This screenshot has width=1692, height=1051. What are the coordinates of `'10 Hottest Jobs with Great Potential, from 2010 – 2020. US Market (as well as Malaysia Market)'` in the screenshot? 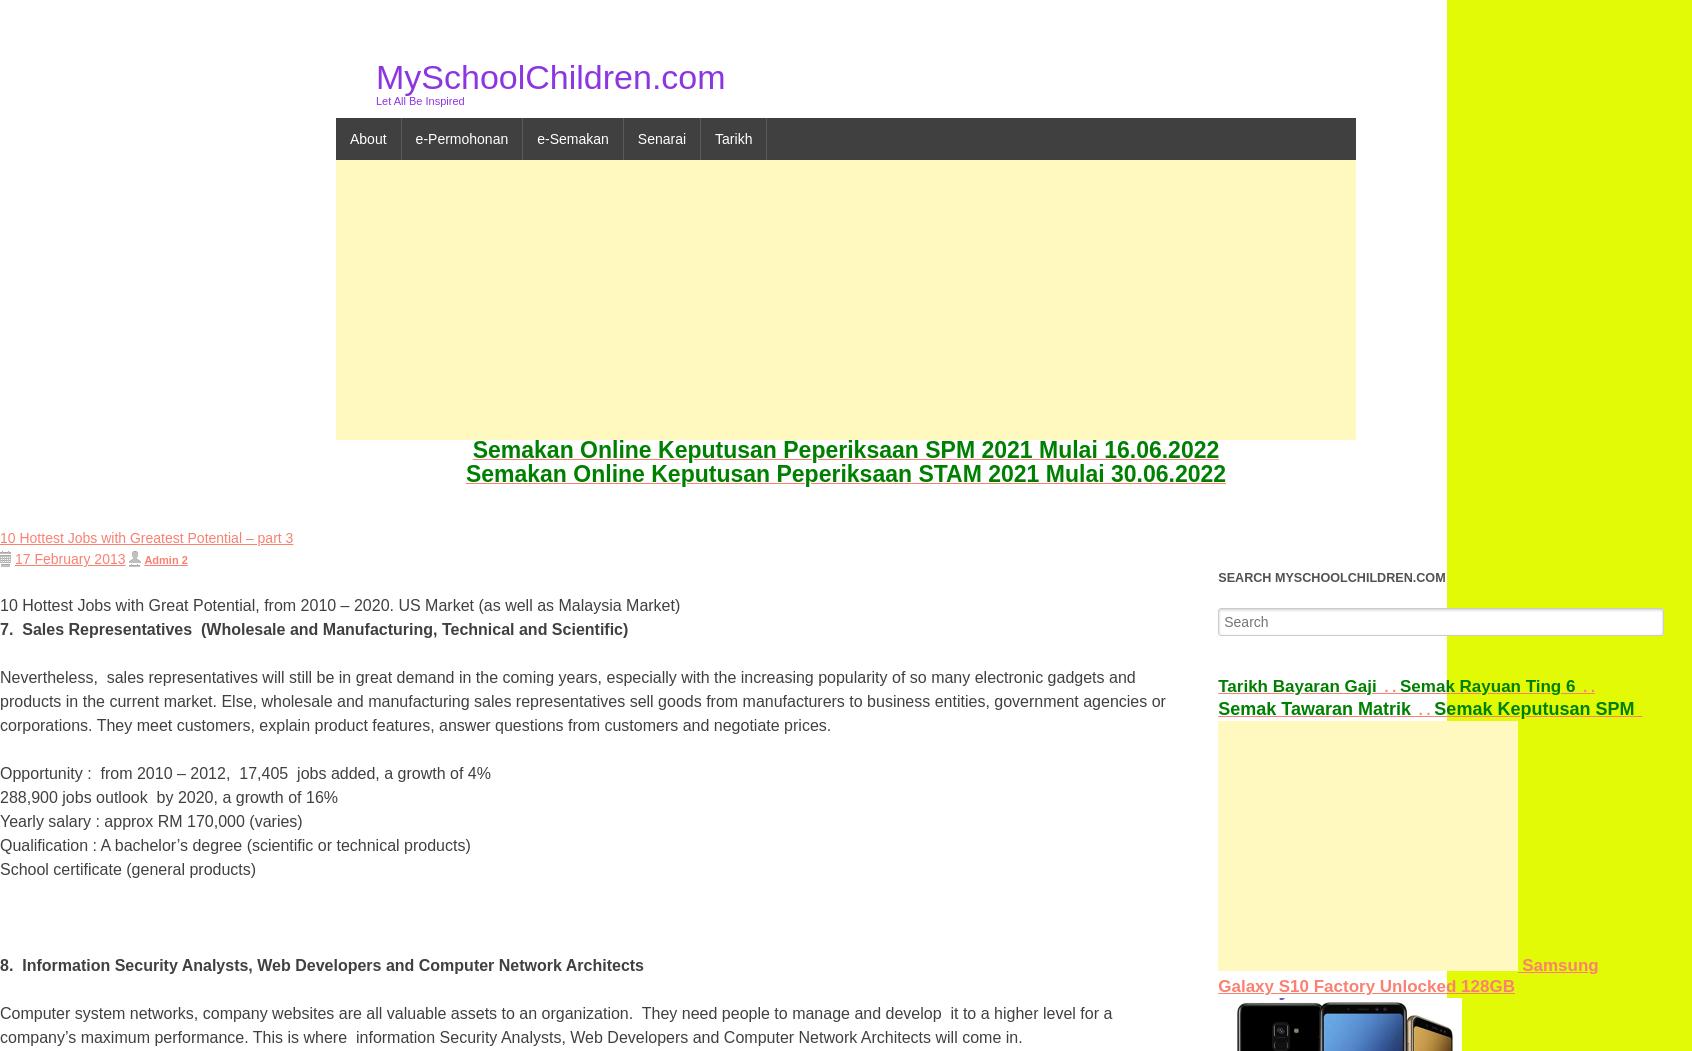 It's located at (338, 605).